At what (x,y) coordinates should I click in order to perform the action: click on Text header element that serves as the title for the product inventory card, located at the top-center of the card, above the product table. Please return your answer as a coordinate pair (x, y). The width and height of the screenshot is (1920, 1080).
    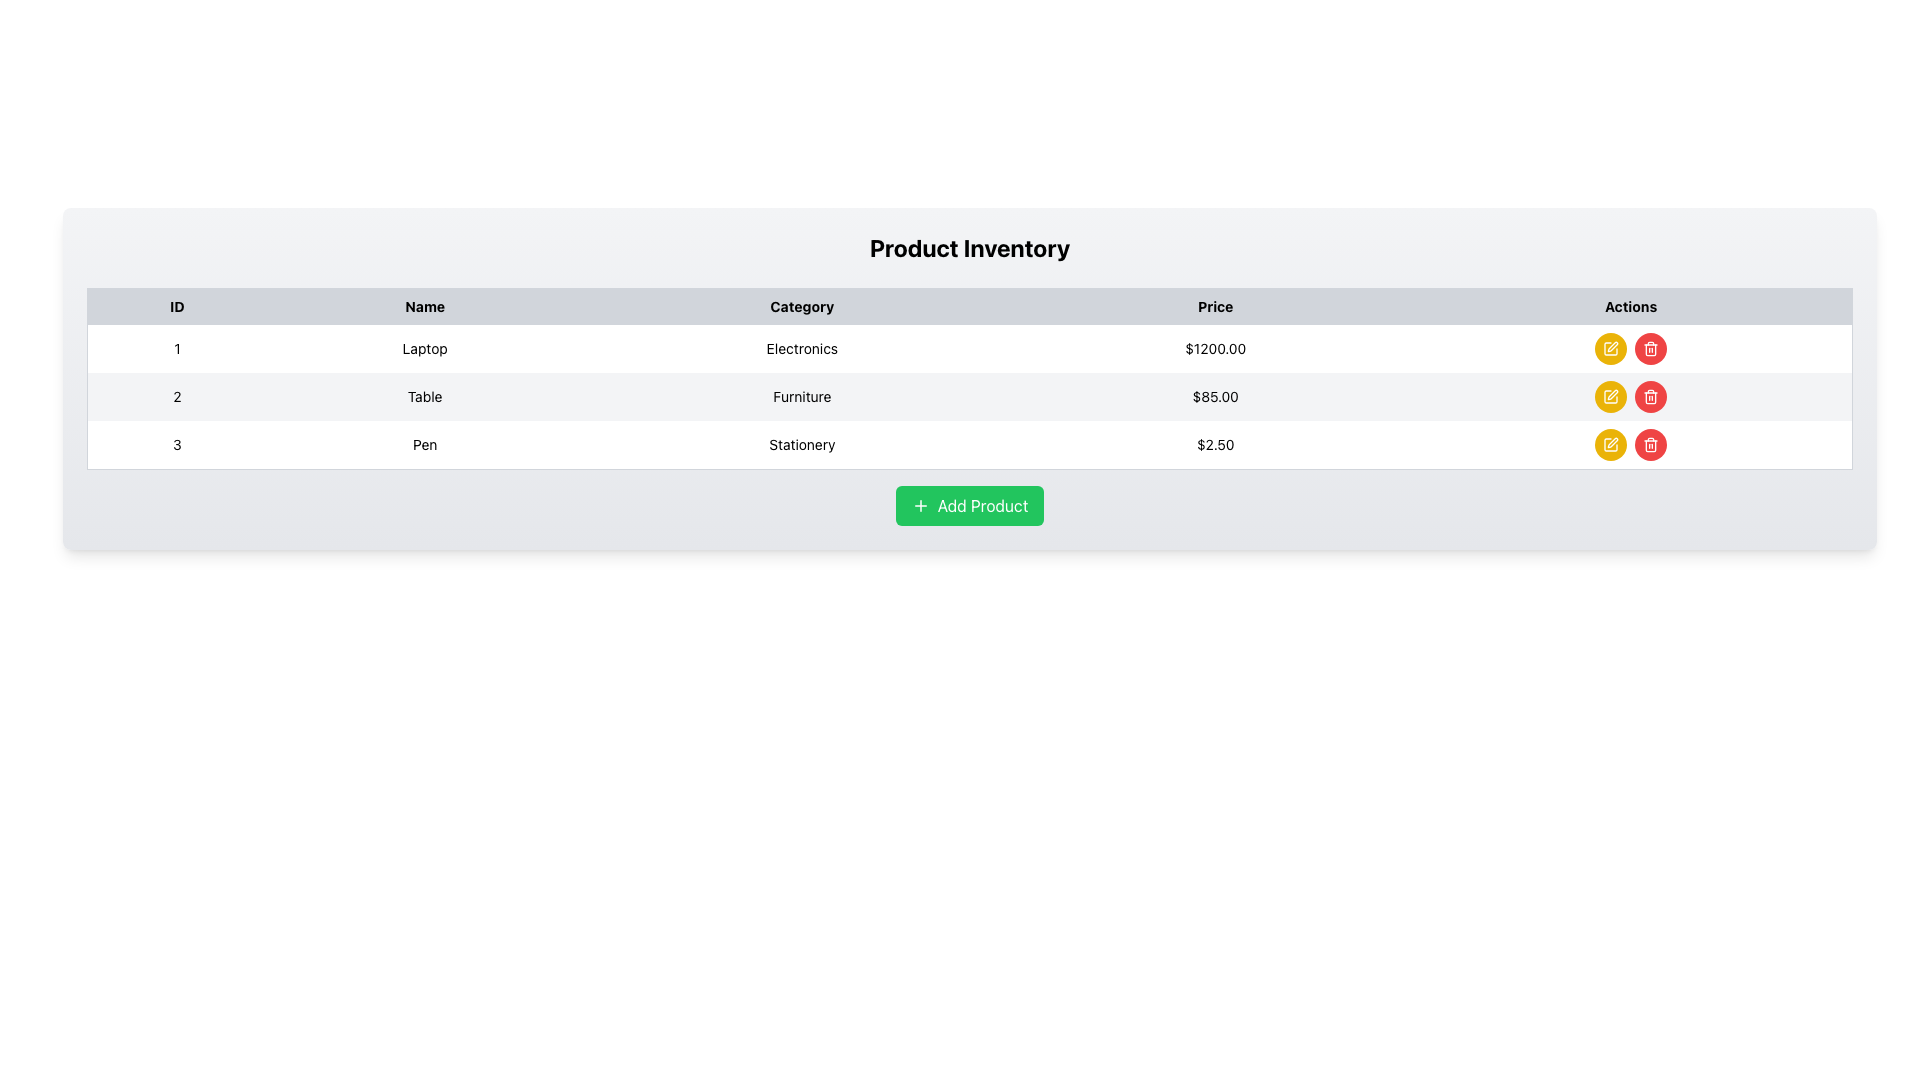
    Looking at the image, I should click on (969, 246).